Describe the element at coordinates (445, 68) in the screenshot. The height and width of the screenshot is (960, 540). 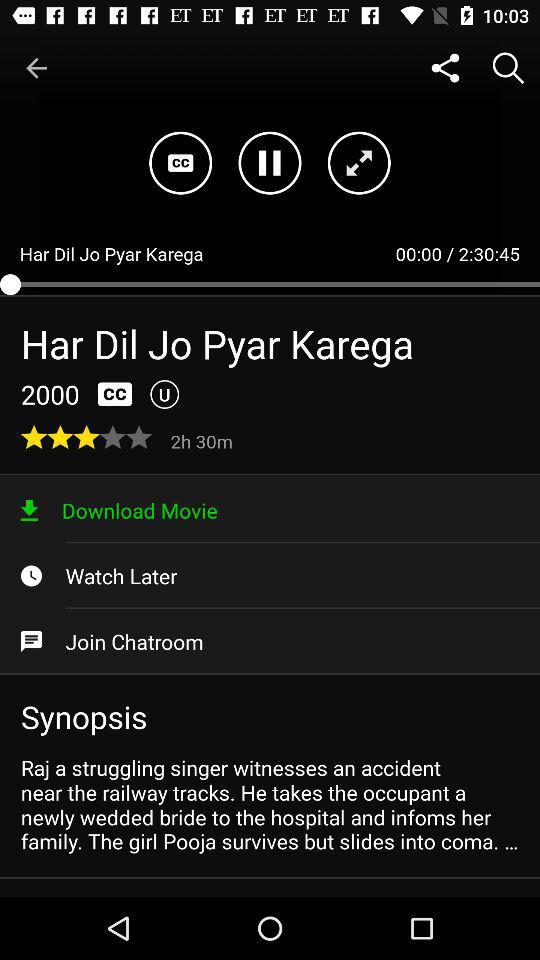
I see `item above the 00:00 /  icon` at that location.